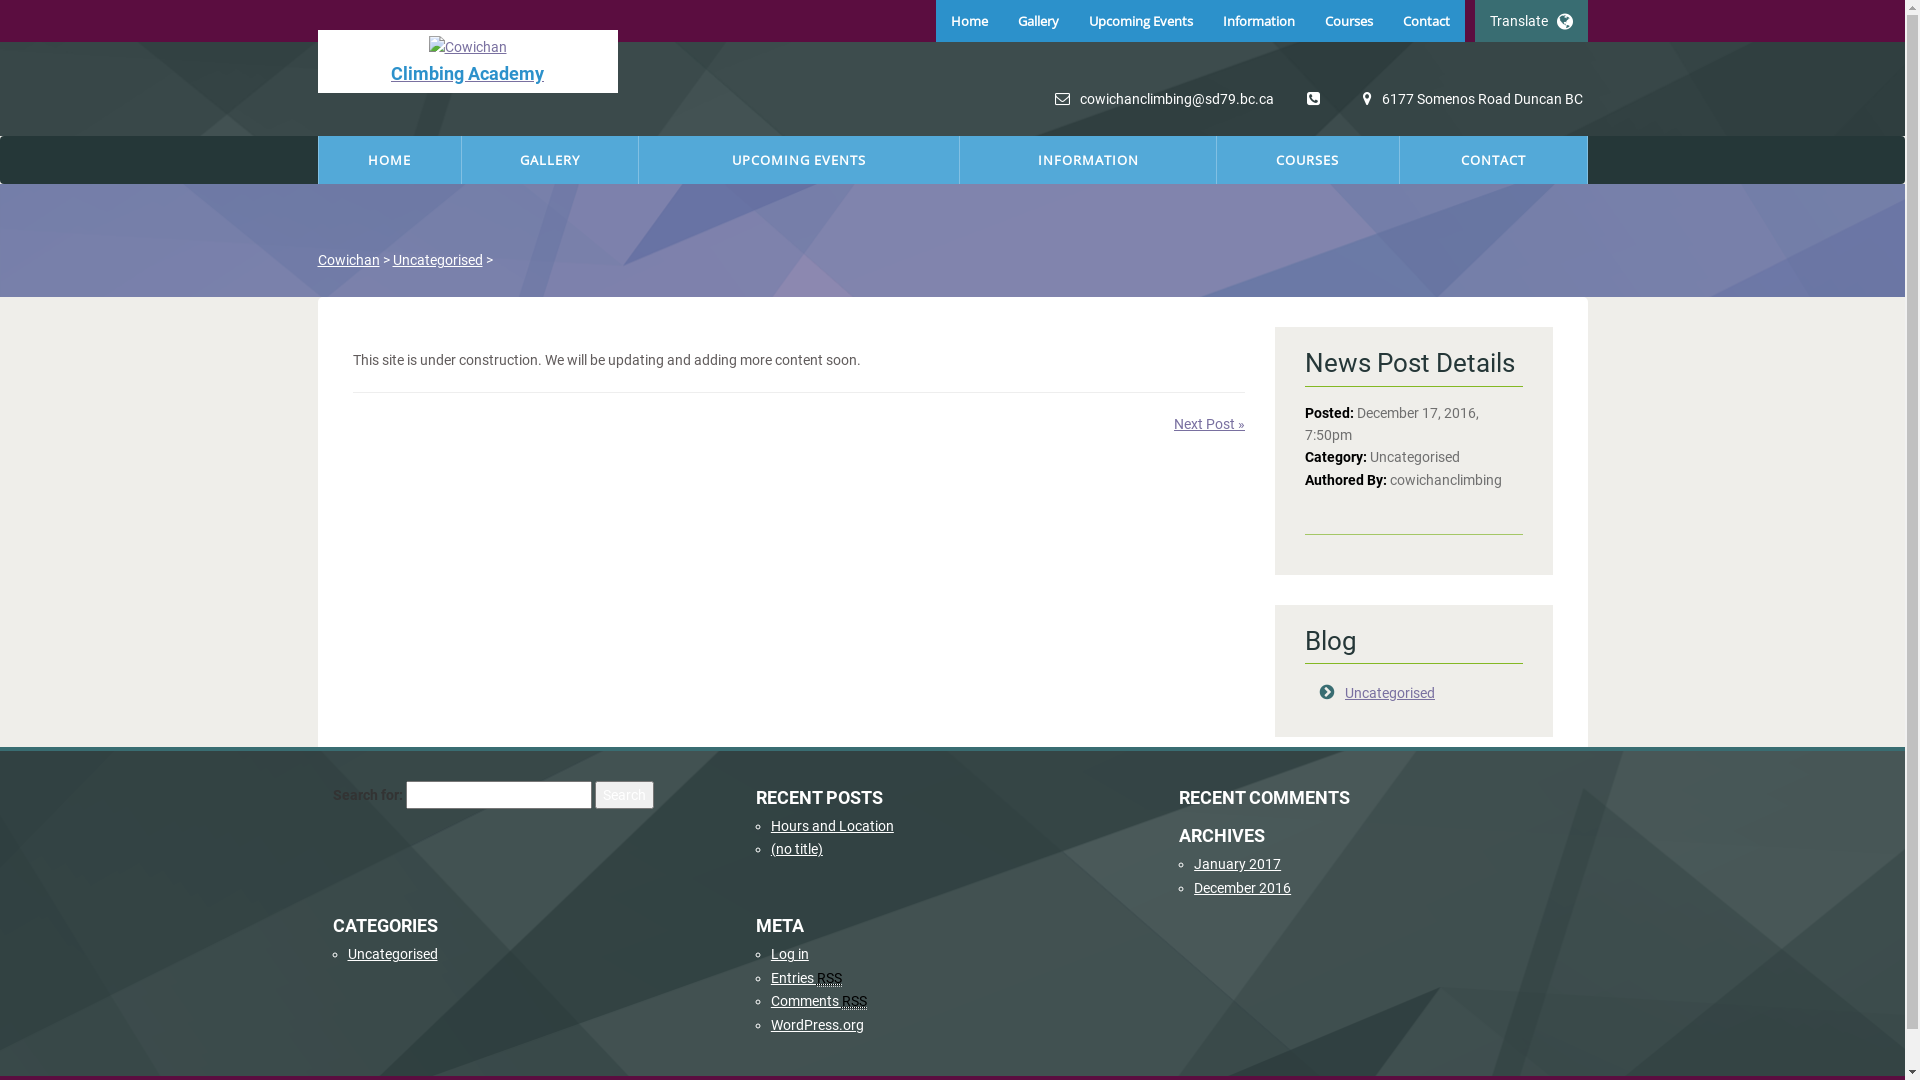 This screenshot has height=1080, width=1920. I want to click on 'Log in', so click(789, 952).